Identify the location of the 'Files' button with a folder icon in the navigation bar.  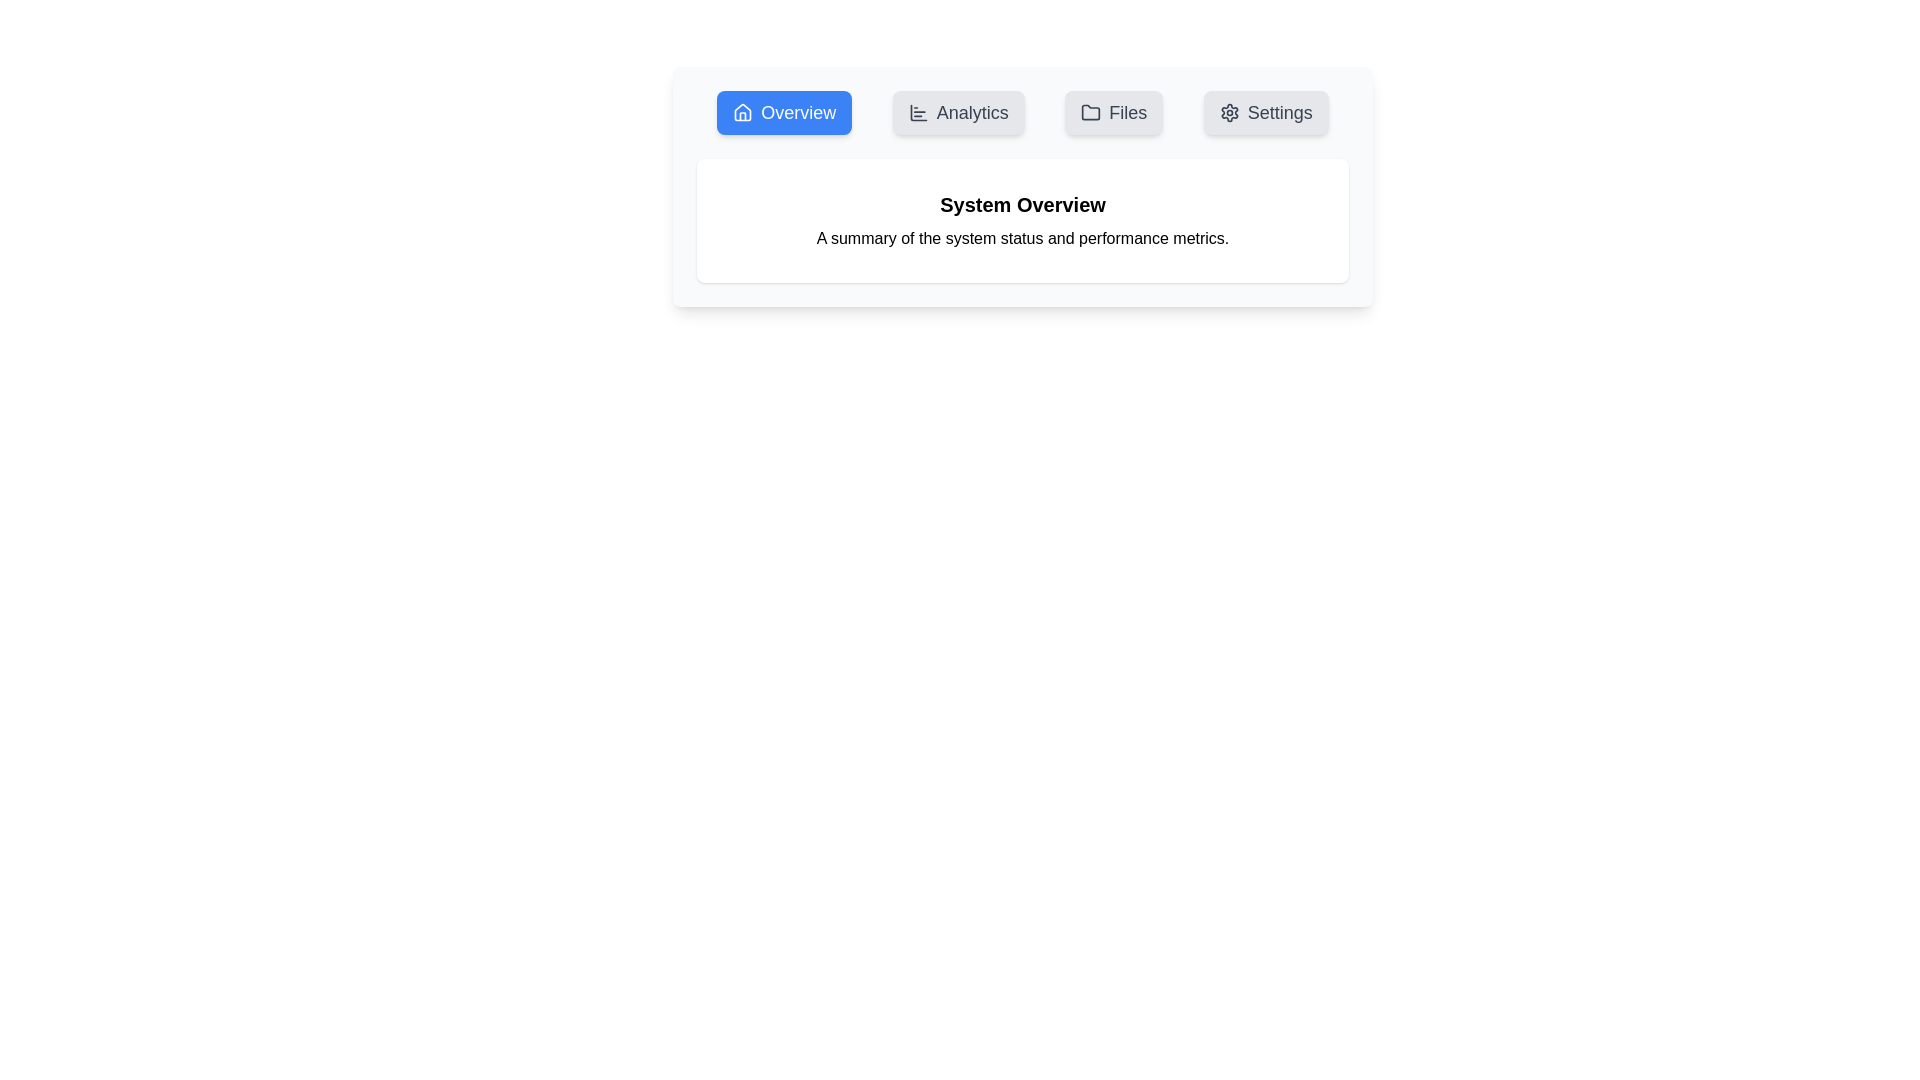
(1113, 112).